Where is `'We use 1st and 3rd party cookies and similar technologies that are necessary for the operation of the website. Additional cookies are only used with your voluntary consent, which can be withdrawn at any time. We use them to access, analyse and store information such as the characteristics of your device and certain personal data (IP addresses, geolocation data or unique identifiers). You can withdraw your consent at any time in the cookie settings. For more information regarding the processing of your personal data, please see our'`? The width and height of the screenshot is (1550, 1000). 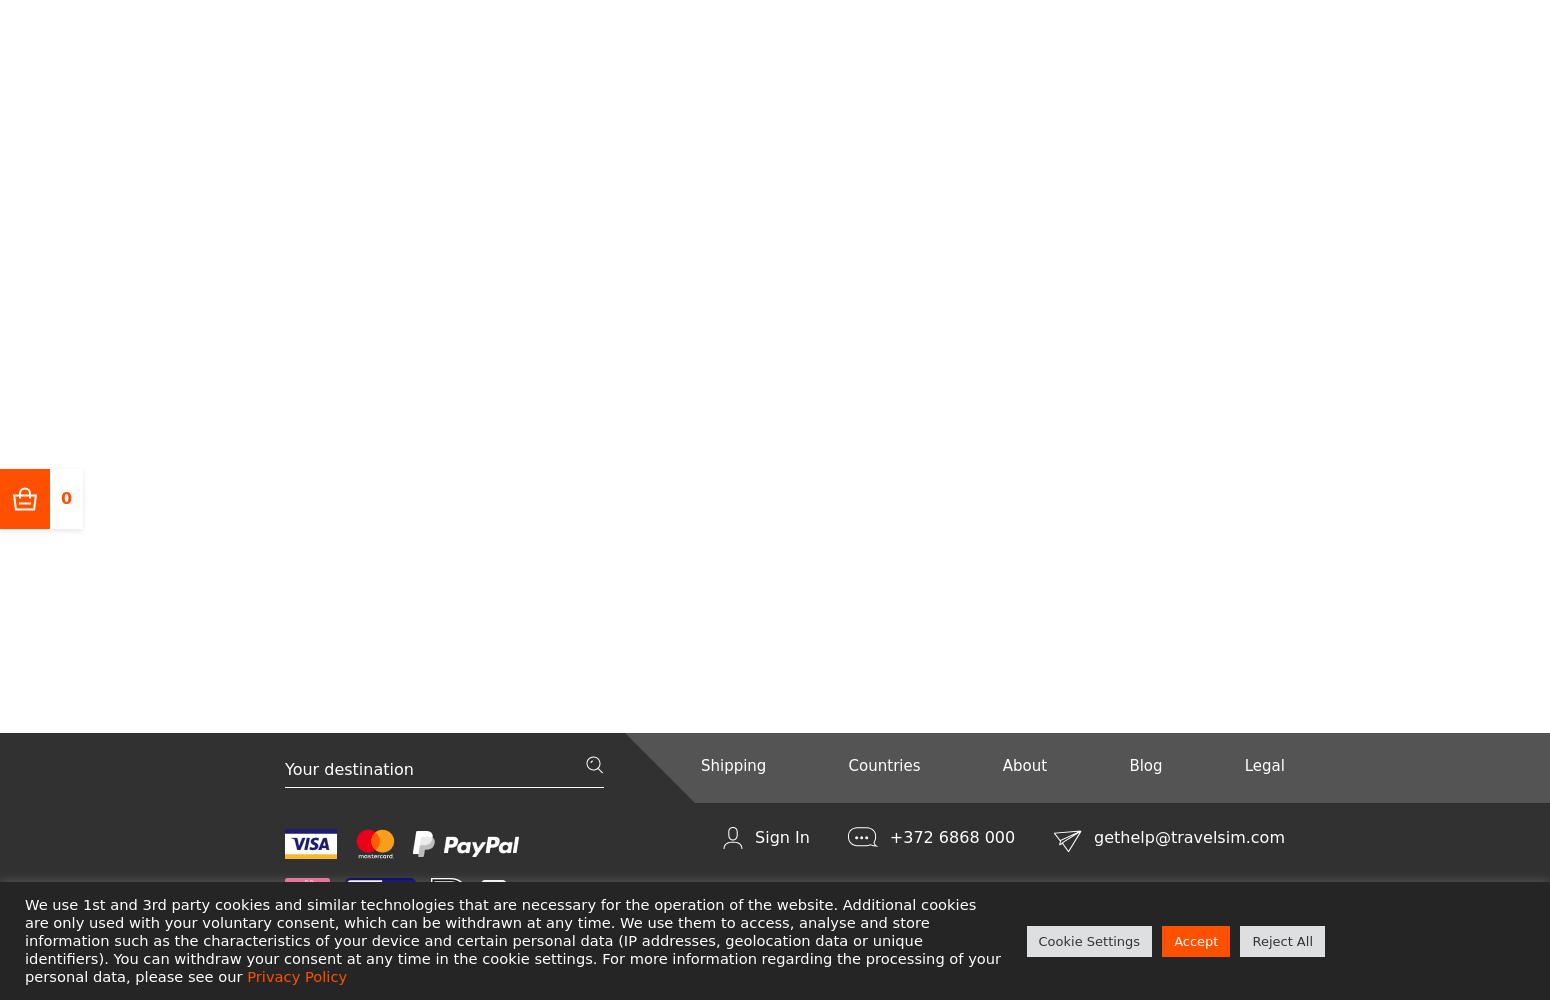 'We use 1st and 3rd party cookies and similar technologies that are necessary for the operation of the website. Additional cookies are only used with your voluntary consent, which can be withdrawn at any time. We use them to access, analyse and store information such as the characteristics of your device and certain personal data (IP addresses, geolocation data or unique identifiers). You can withdraw your consent at any time in the cookie settings. For more information regarding the processing of your personal data, please see our' is located at coordinates (23, 939).